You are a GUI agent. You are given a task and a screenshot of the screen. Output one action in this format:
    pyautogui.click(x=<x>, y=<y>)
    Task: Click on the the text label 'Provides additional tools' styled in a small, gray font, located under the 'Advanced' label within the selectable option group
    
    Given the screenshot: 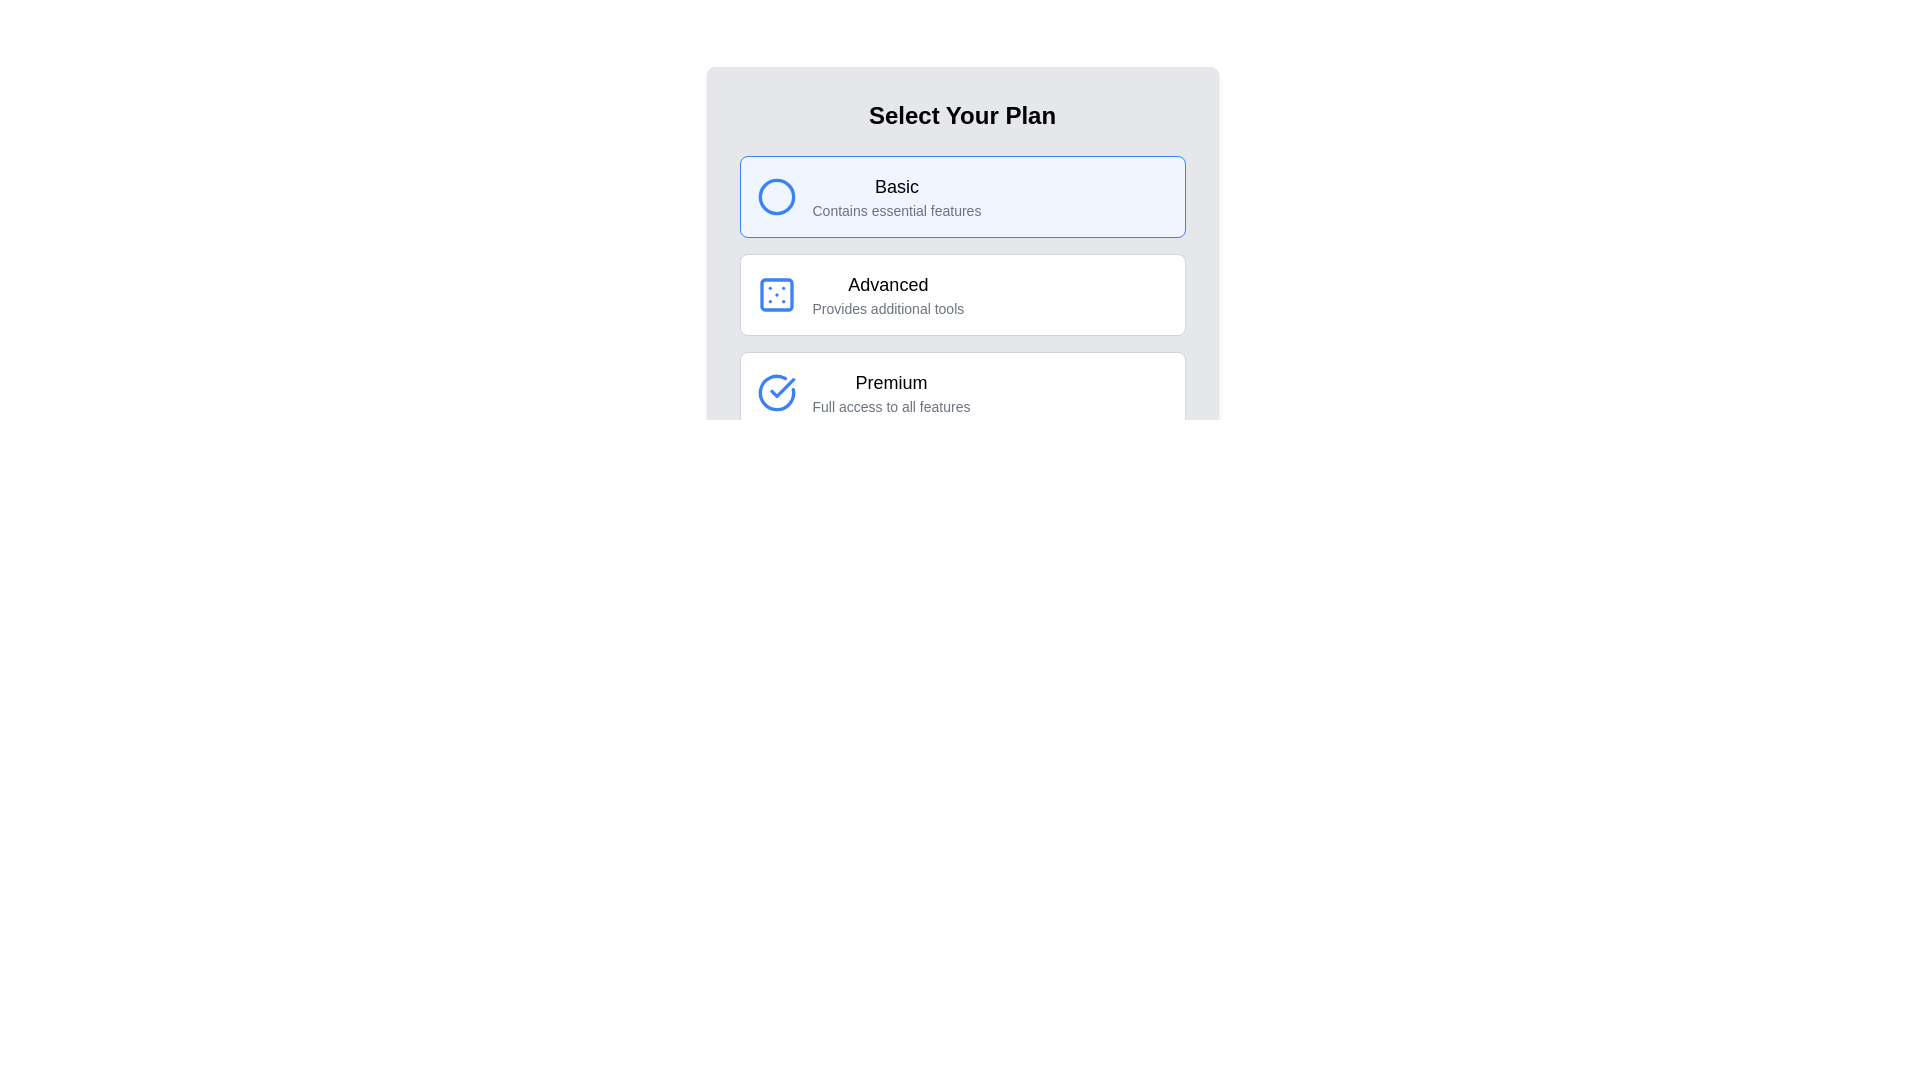 What is the action you would take?
    pyautogui.click(x=887, y=308)
    